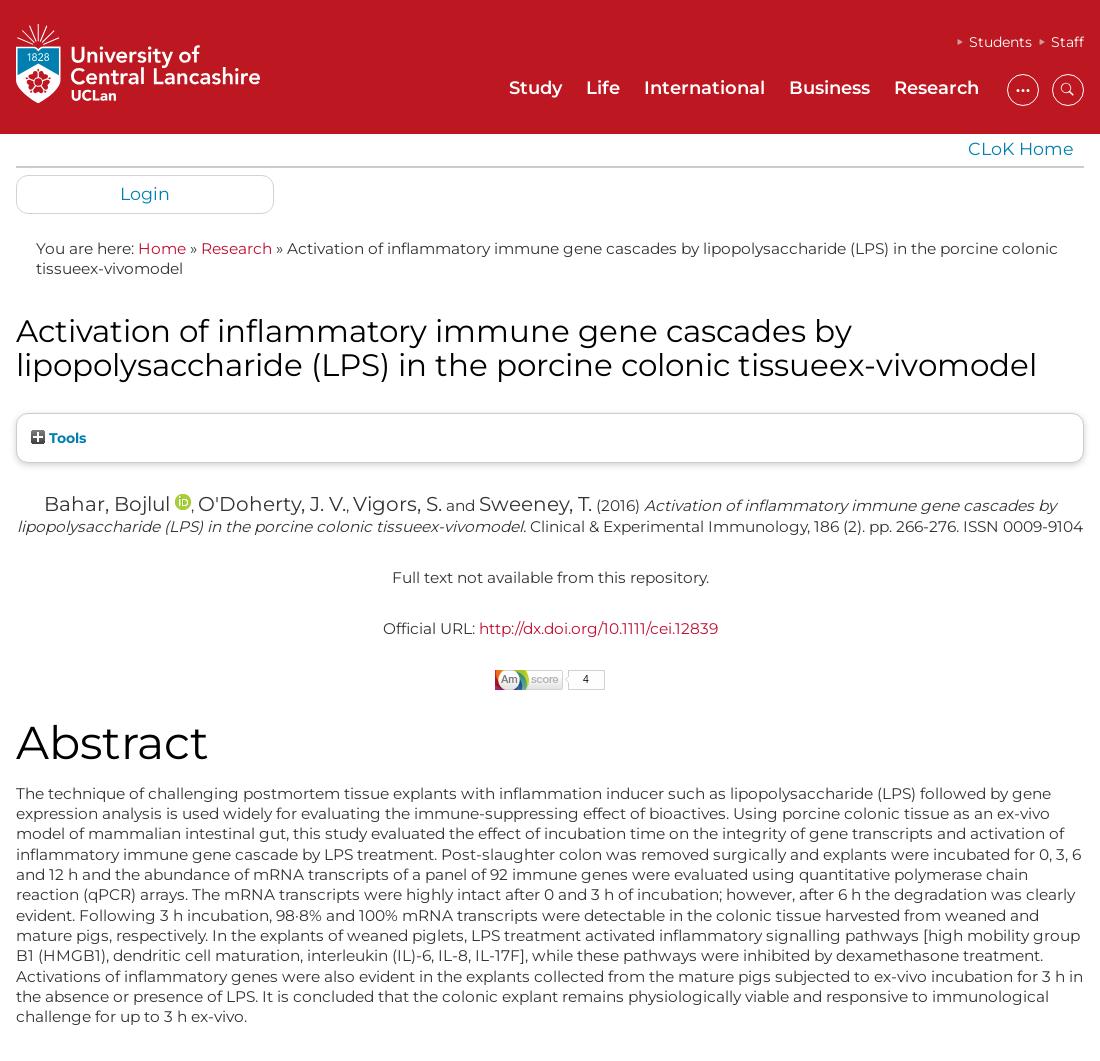 This screenshot has width=1100, height=1061. I want to click on 'Clinical & Experimental Immunology, 186
       (2).
    
     pp. 266-276.
     ISSN 0009-9104', so click(804, 525).